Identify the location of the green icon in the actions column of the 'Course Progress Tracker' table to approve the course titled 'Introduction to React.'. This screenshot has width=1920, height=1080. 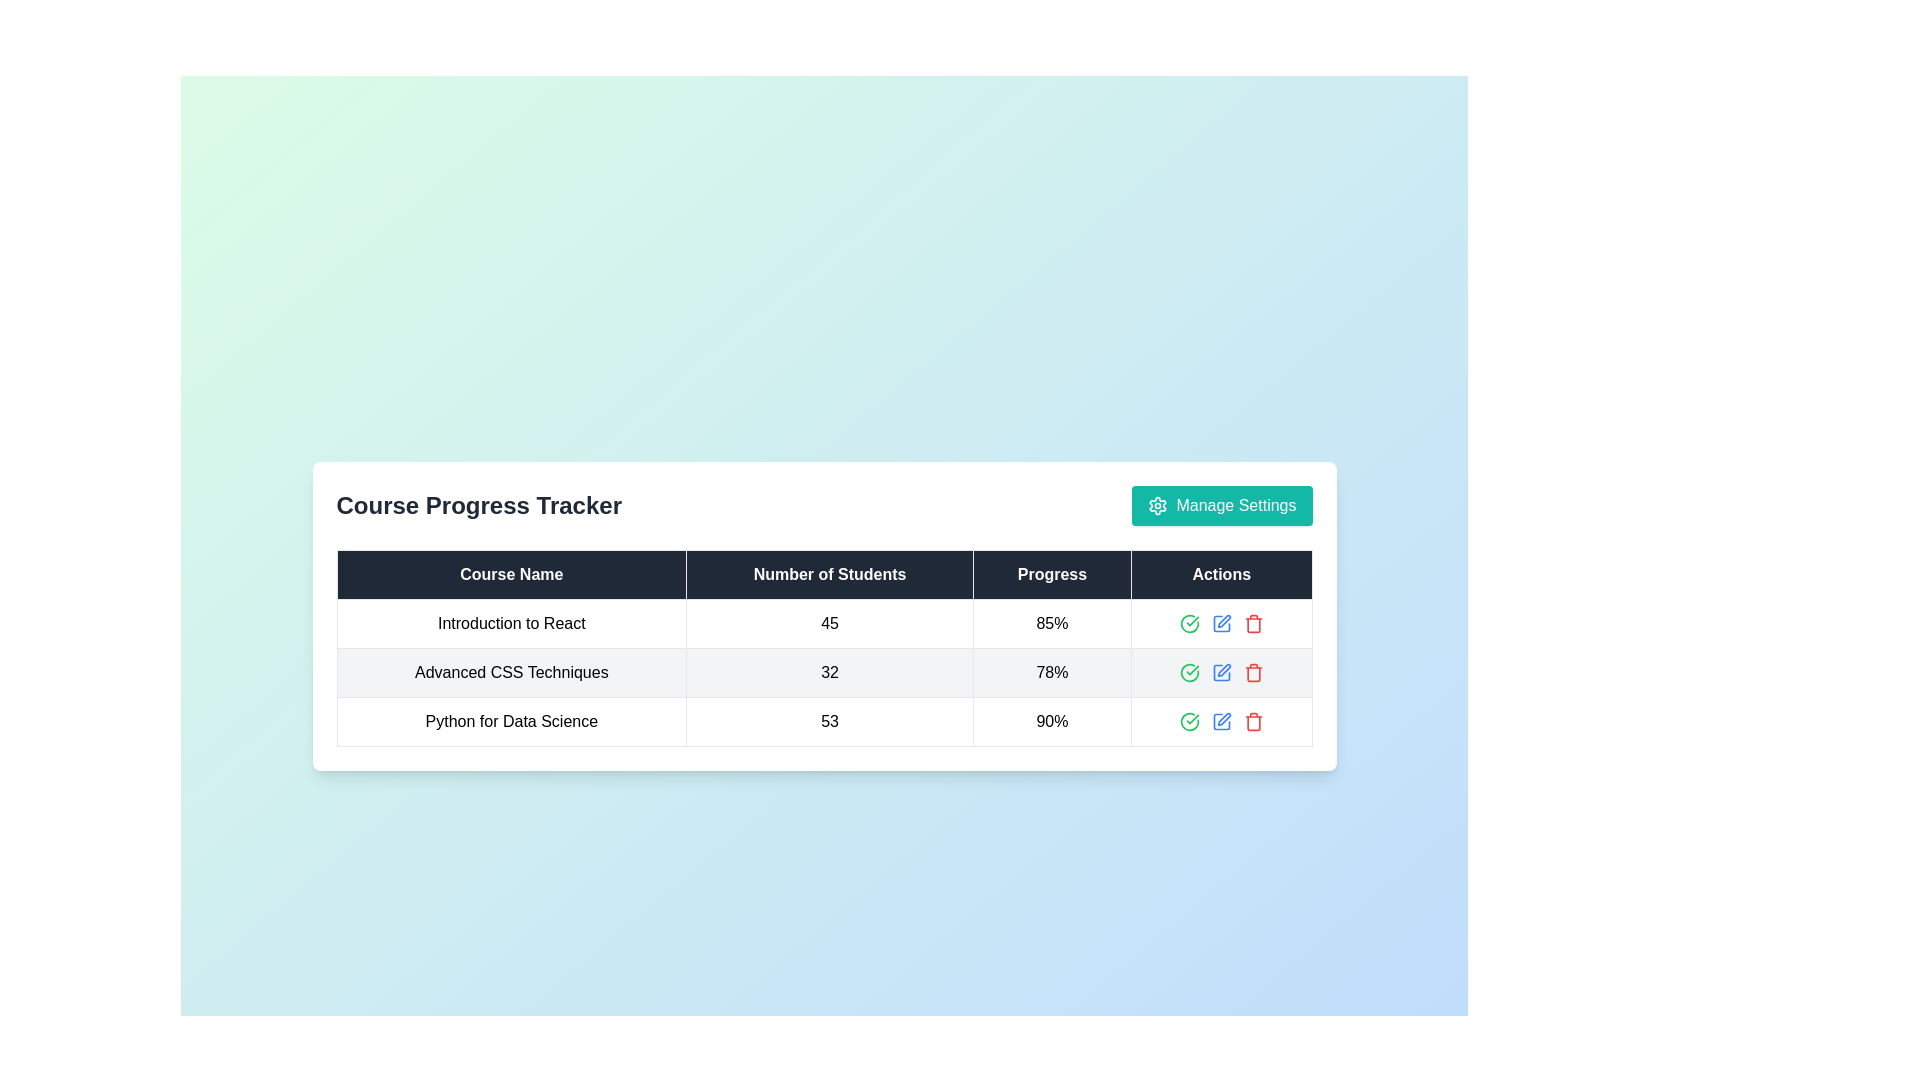
(1220, 622).